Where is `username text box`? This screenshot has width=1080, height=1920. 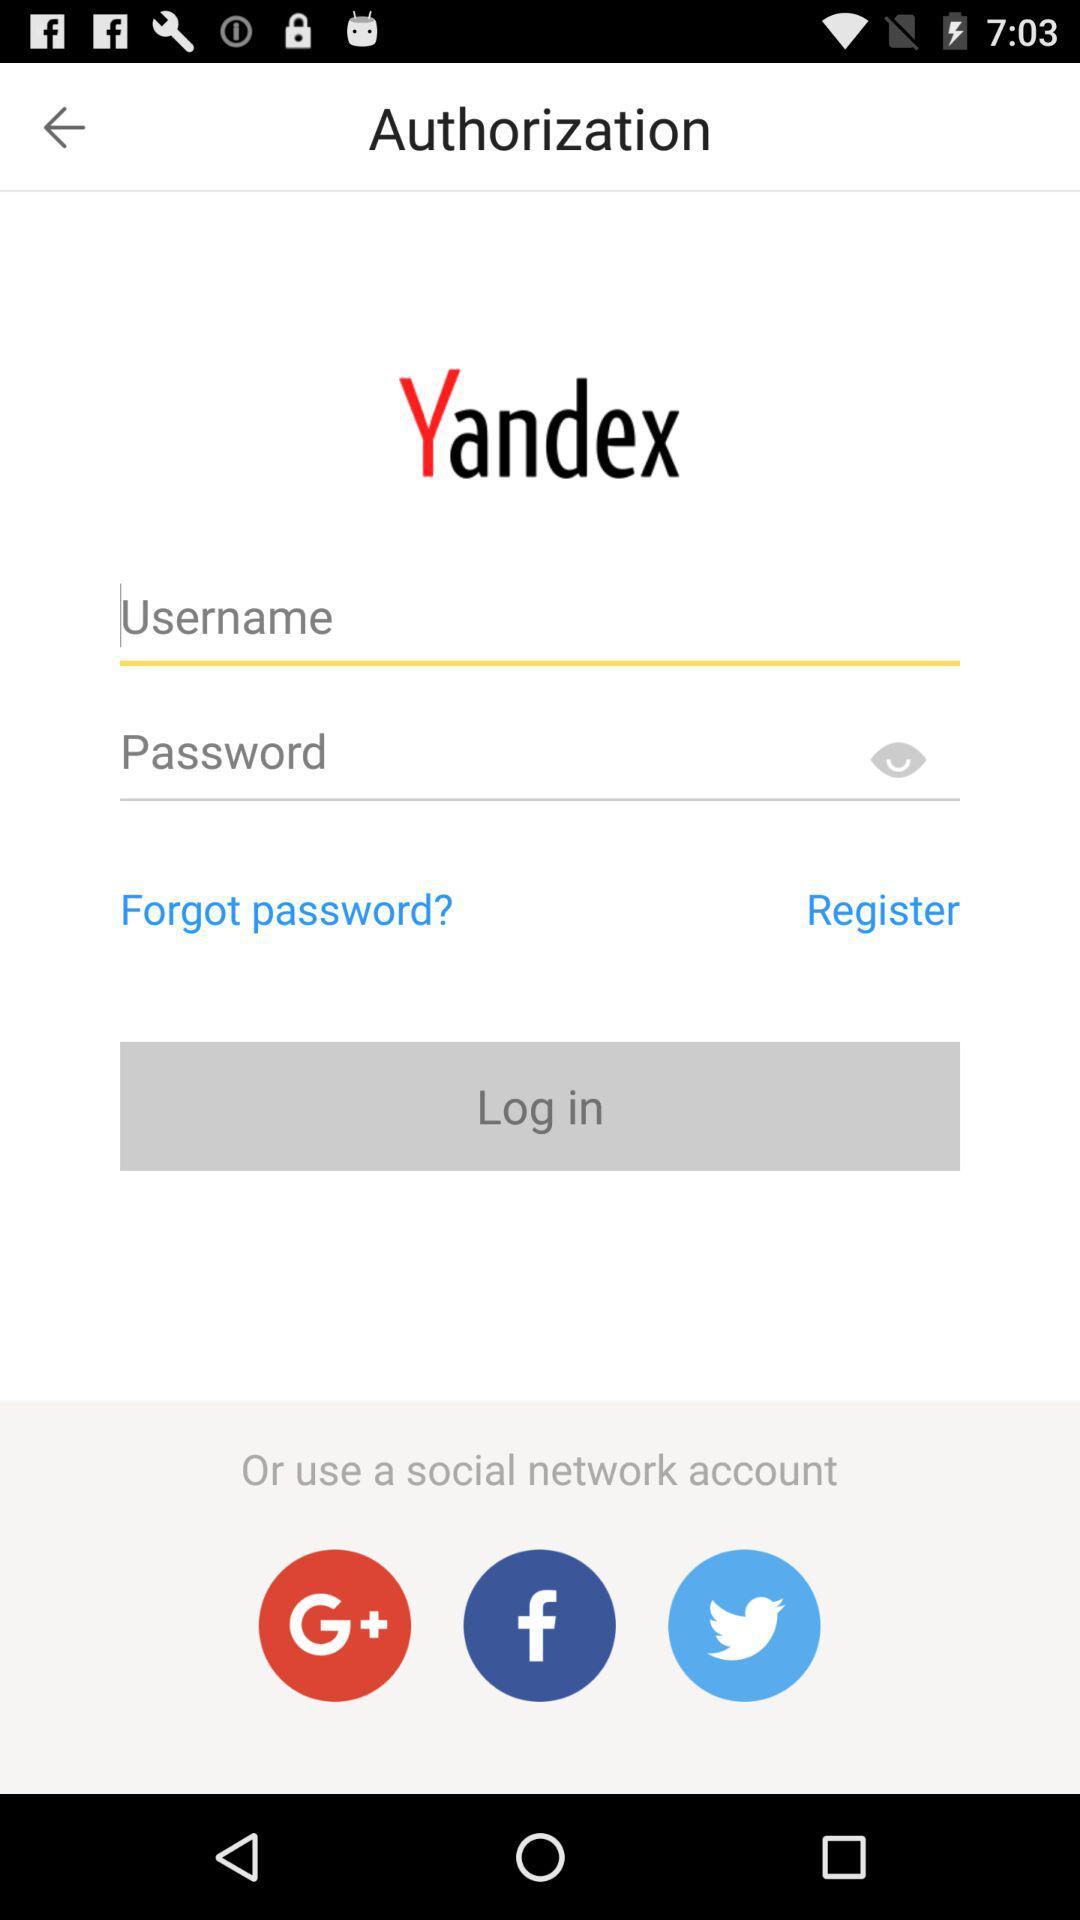 username text box is located at coordinates (540, 623).